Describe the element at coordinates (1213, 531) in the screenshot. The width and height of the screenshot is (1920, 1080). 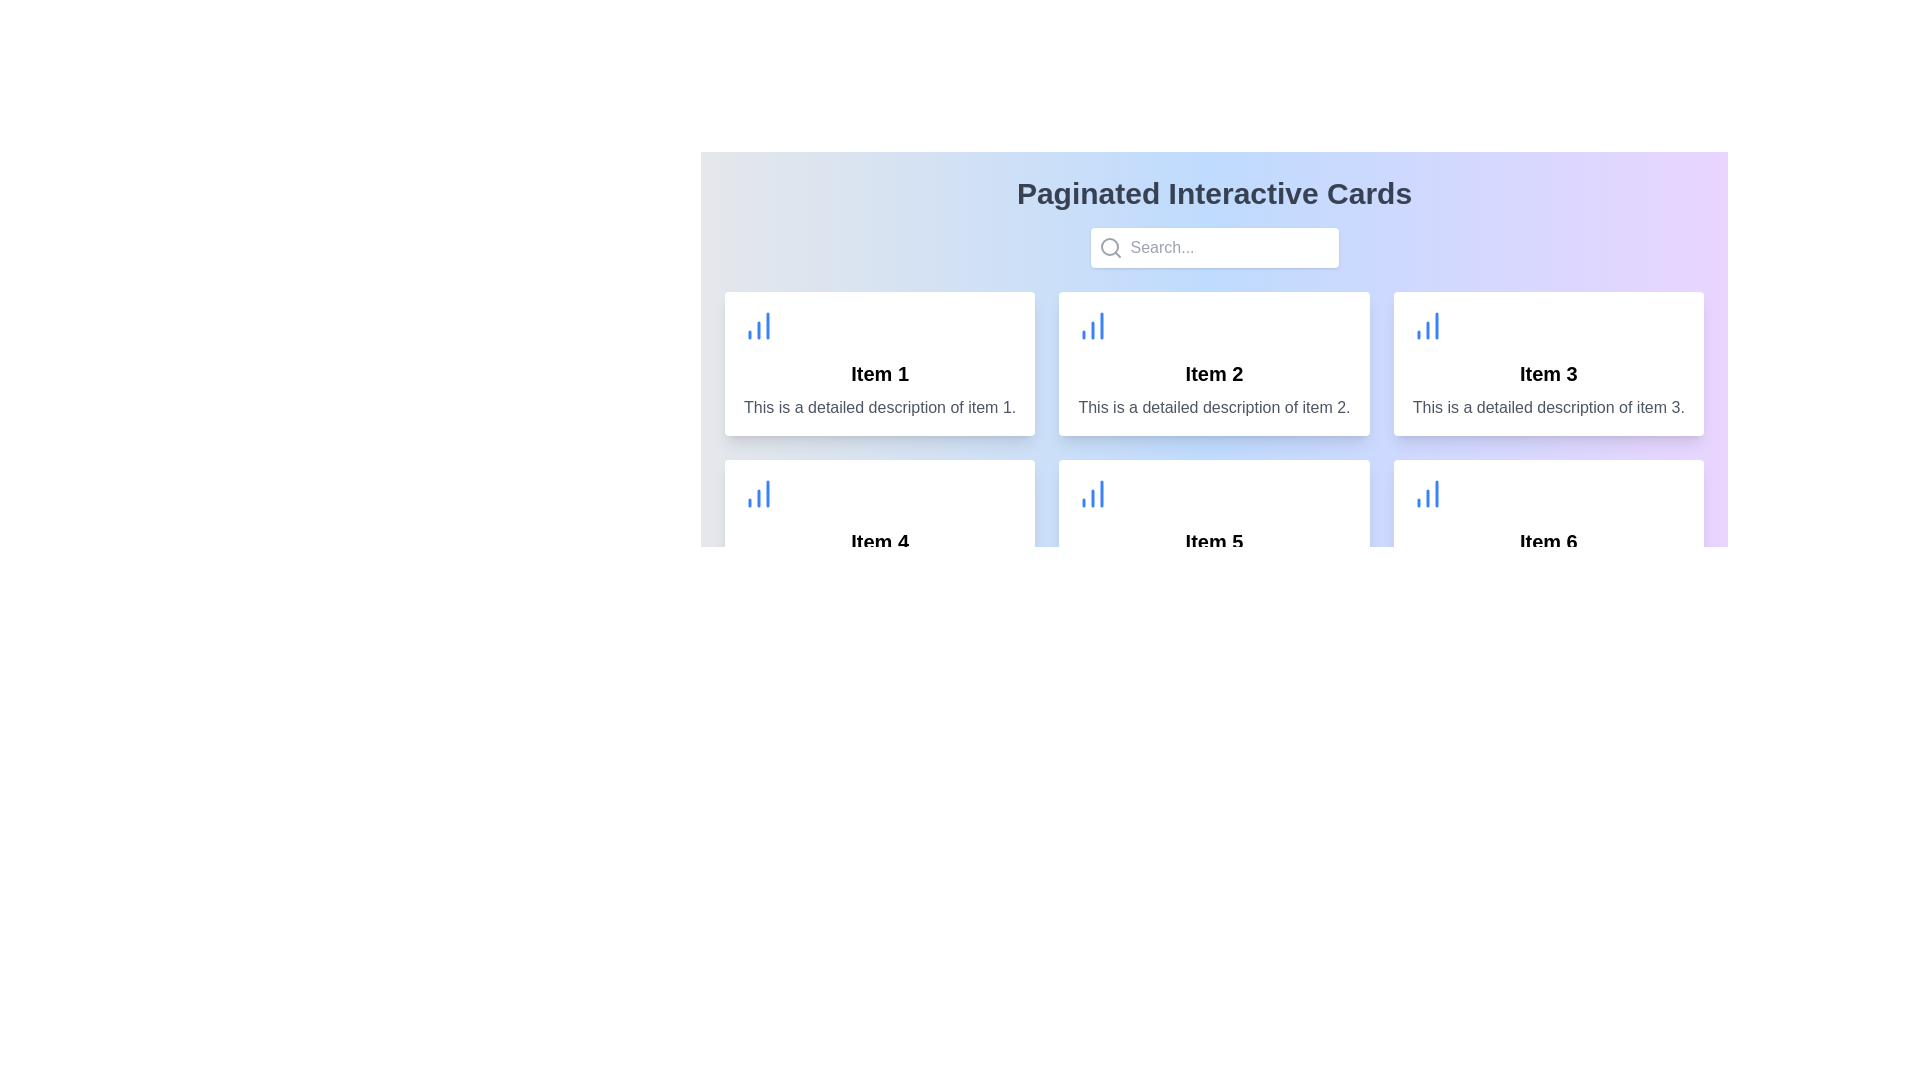
I see `the Informational Card located in the second row, second column of the grid layout, surrounded by 'Item 4' on the left and 'Item 6' on the right` at that location.